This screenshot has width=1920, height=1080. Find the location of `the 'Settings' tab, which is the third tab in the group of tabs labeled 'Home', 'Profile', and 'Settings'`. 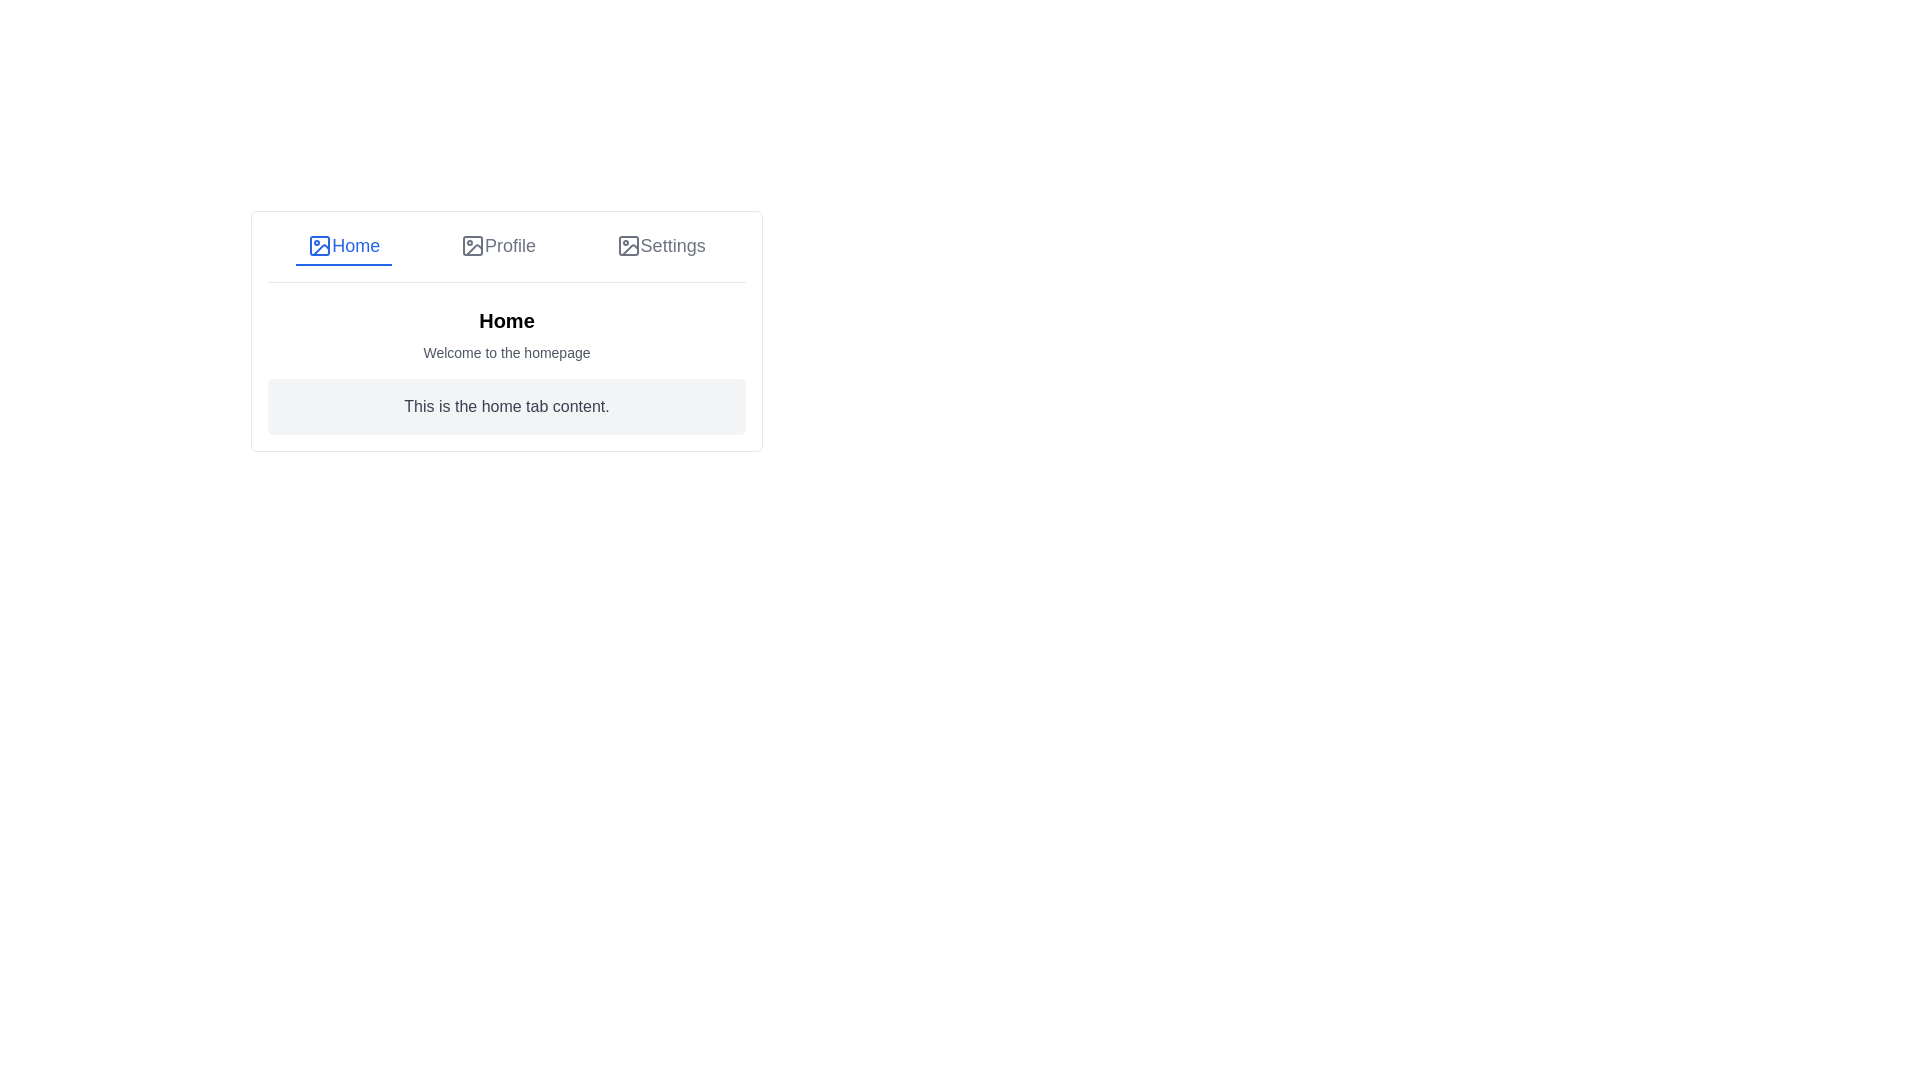

the 'Settings' tab, which is the third tab in the group of tabs labeled 'Home', 'Profile', and 'Settings' is located at coordinates (661, 245).